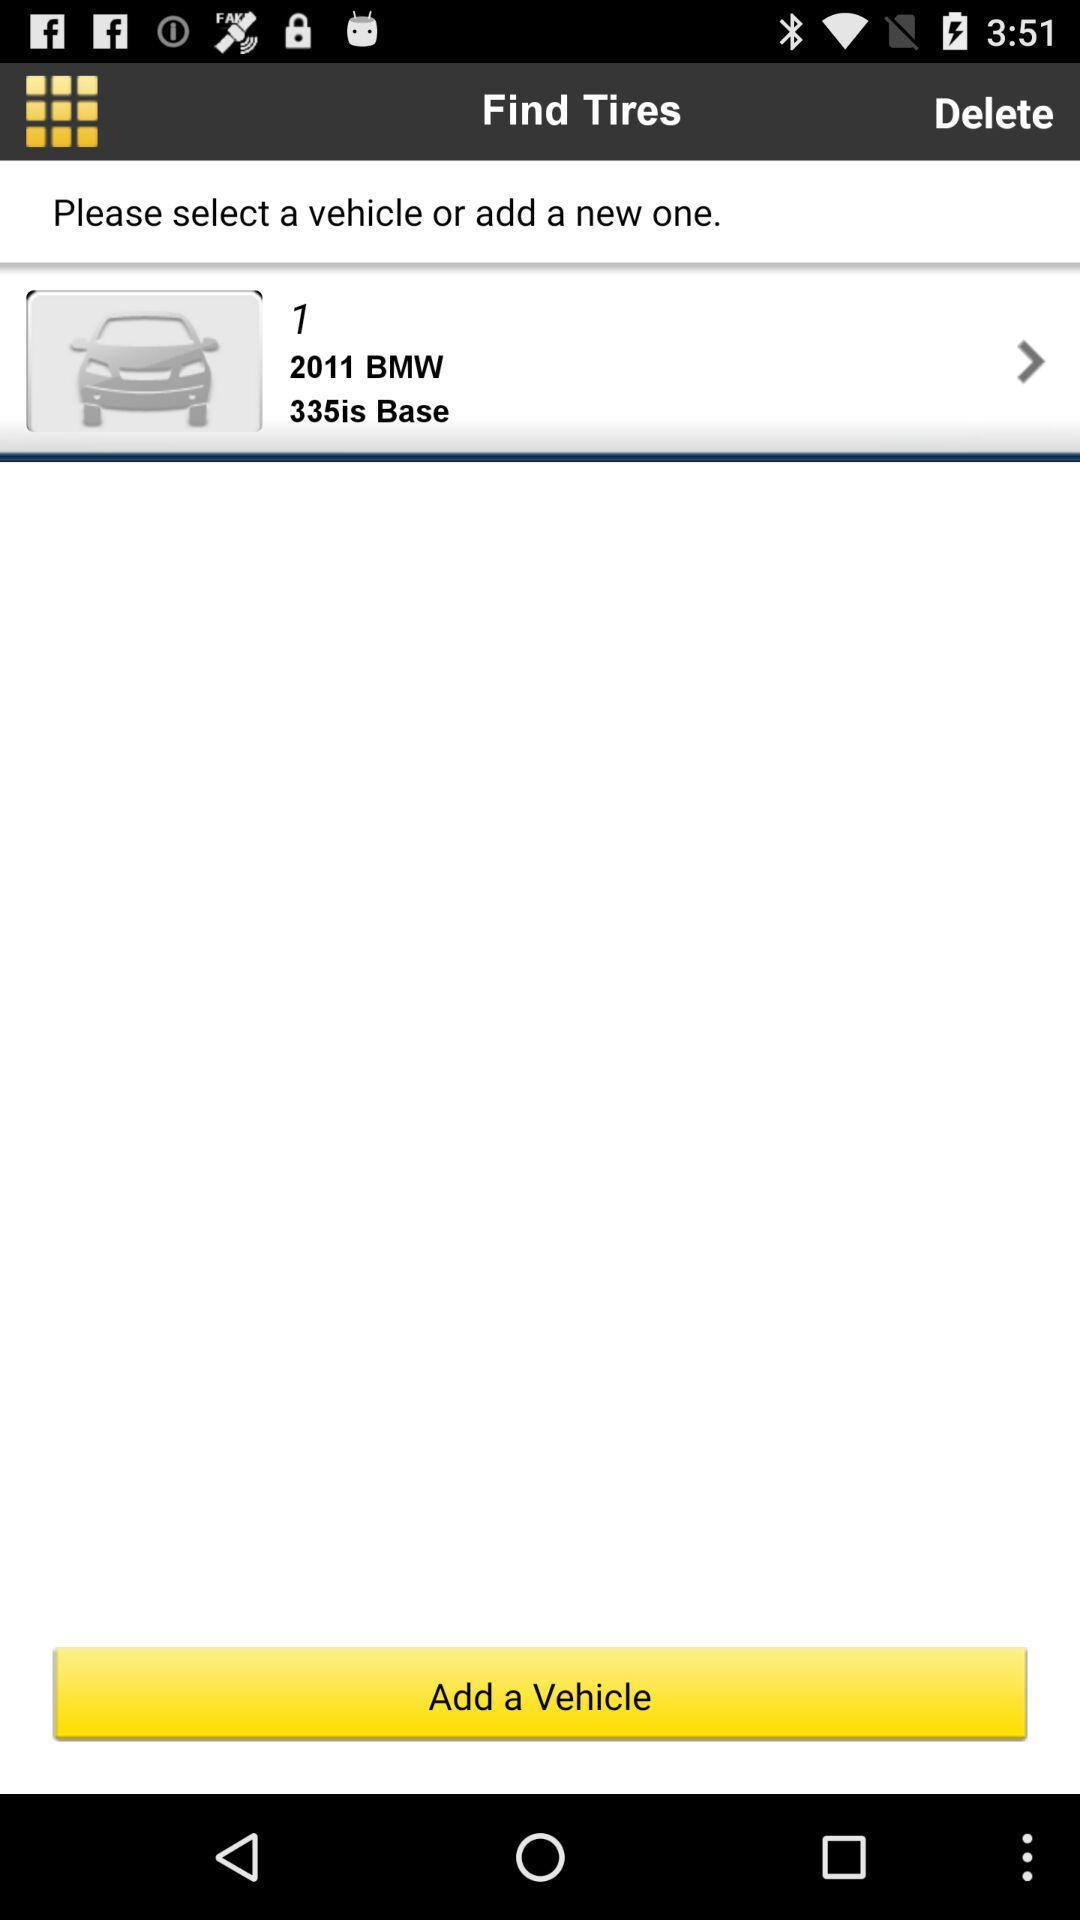 The image size is (1080, 1920). Describe the element at coordinates (143, 361) in the screenshot. I see `the item below the please select a icon` at that location.